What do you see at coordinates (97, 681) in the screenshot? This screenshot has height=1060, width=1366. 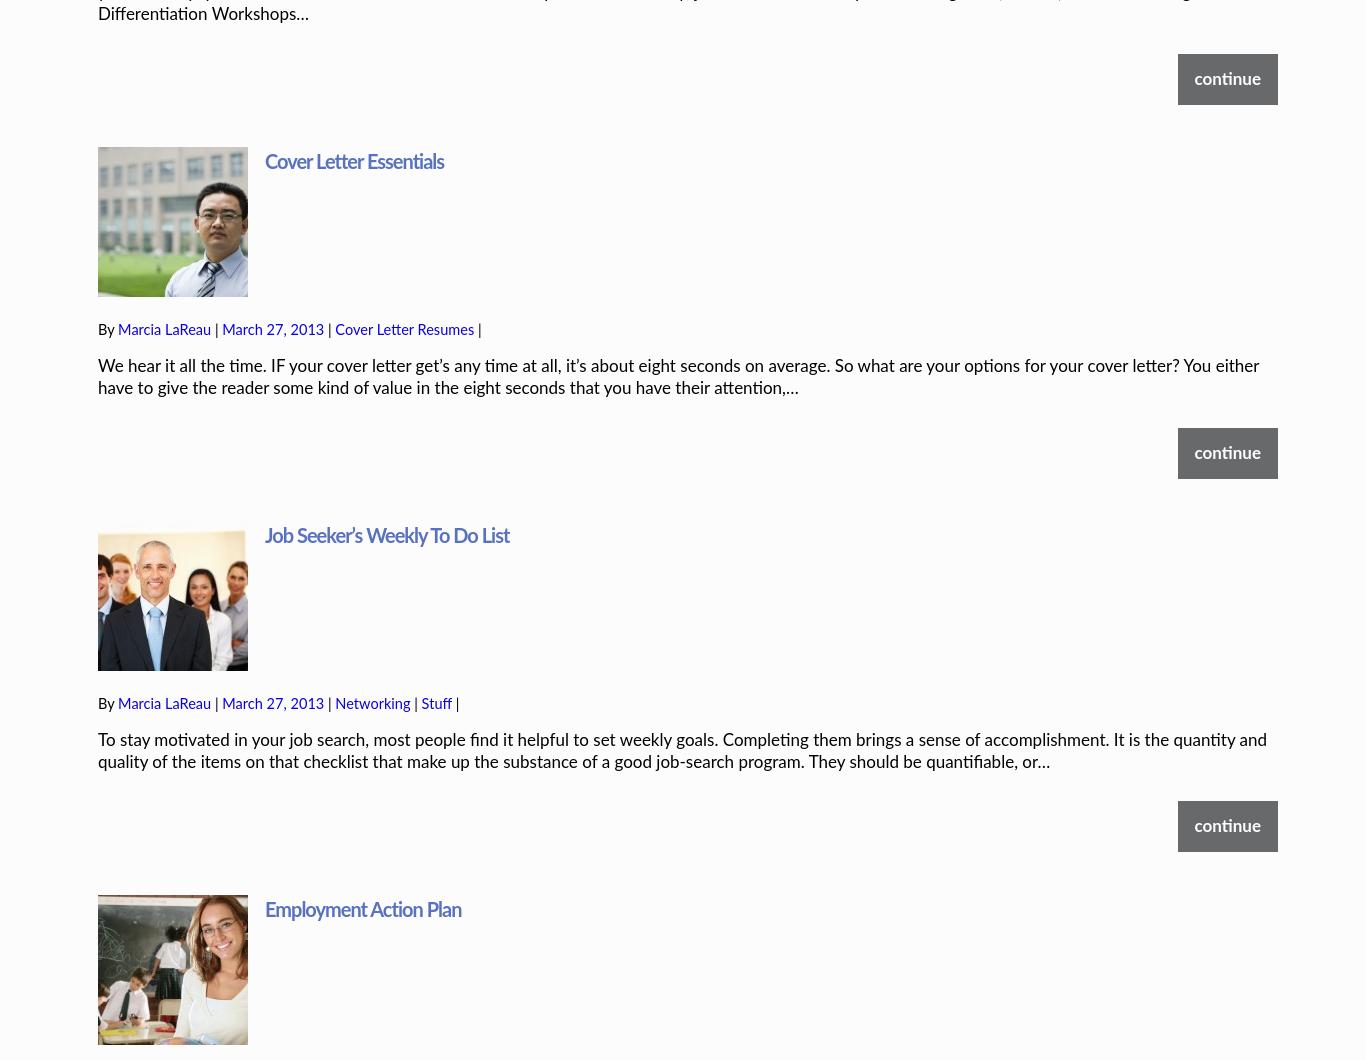 I see `'To stay motivated in your job search, most people find it helpful to set weekly goals. Completing them brings a sense of accomplishment. It is the quantity and quality of the items on that checklist that make up the substance of a good job-search program. They should be quantifiable, or…'` at bounding box center [97, 681].